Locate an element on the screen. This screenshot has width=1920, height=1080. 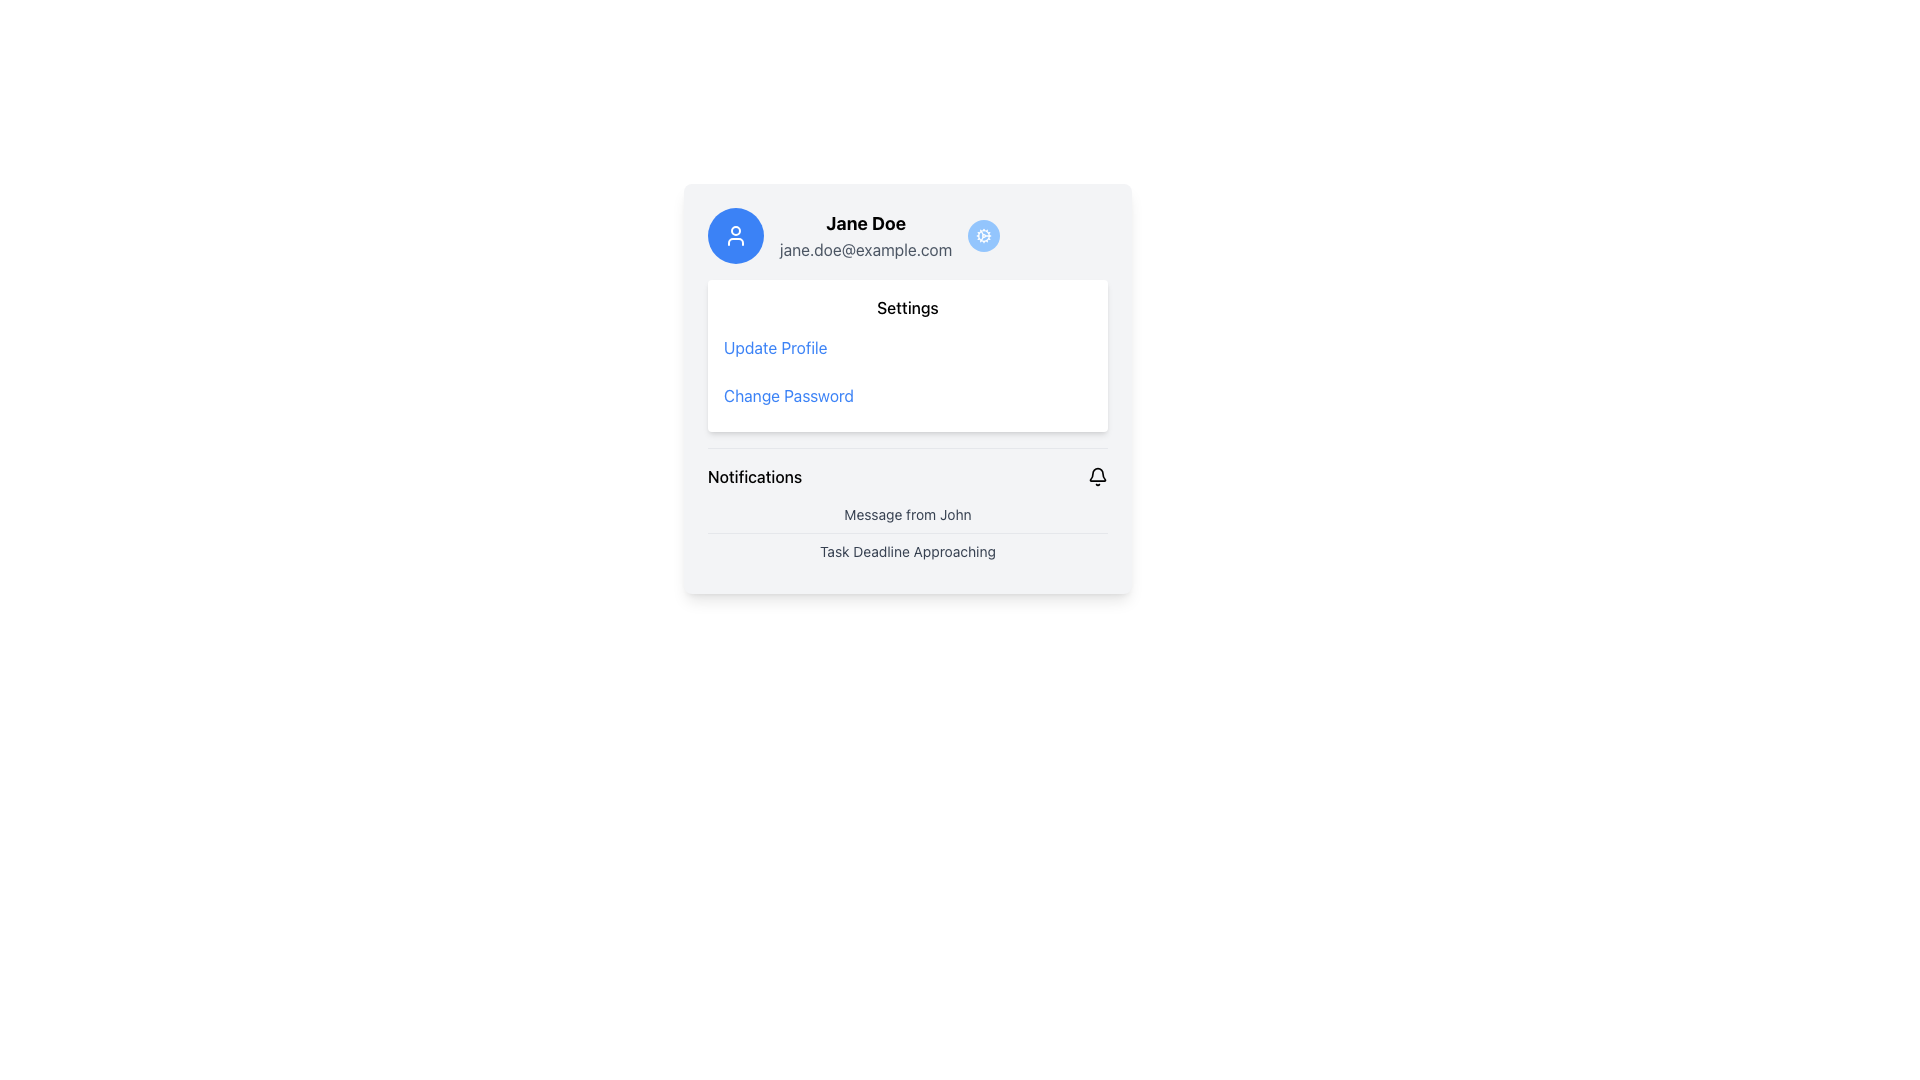
the 'Notifications' text label located within the profile card interface, positioned to the left of the bell icon is located at coordinates (754, 477).